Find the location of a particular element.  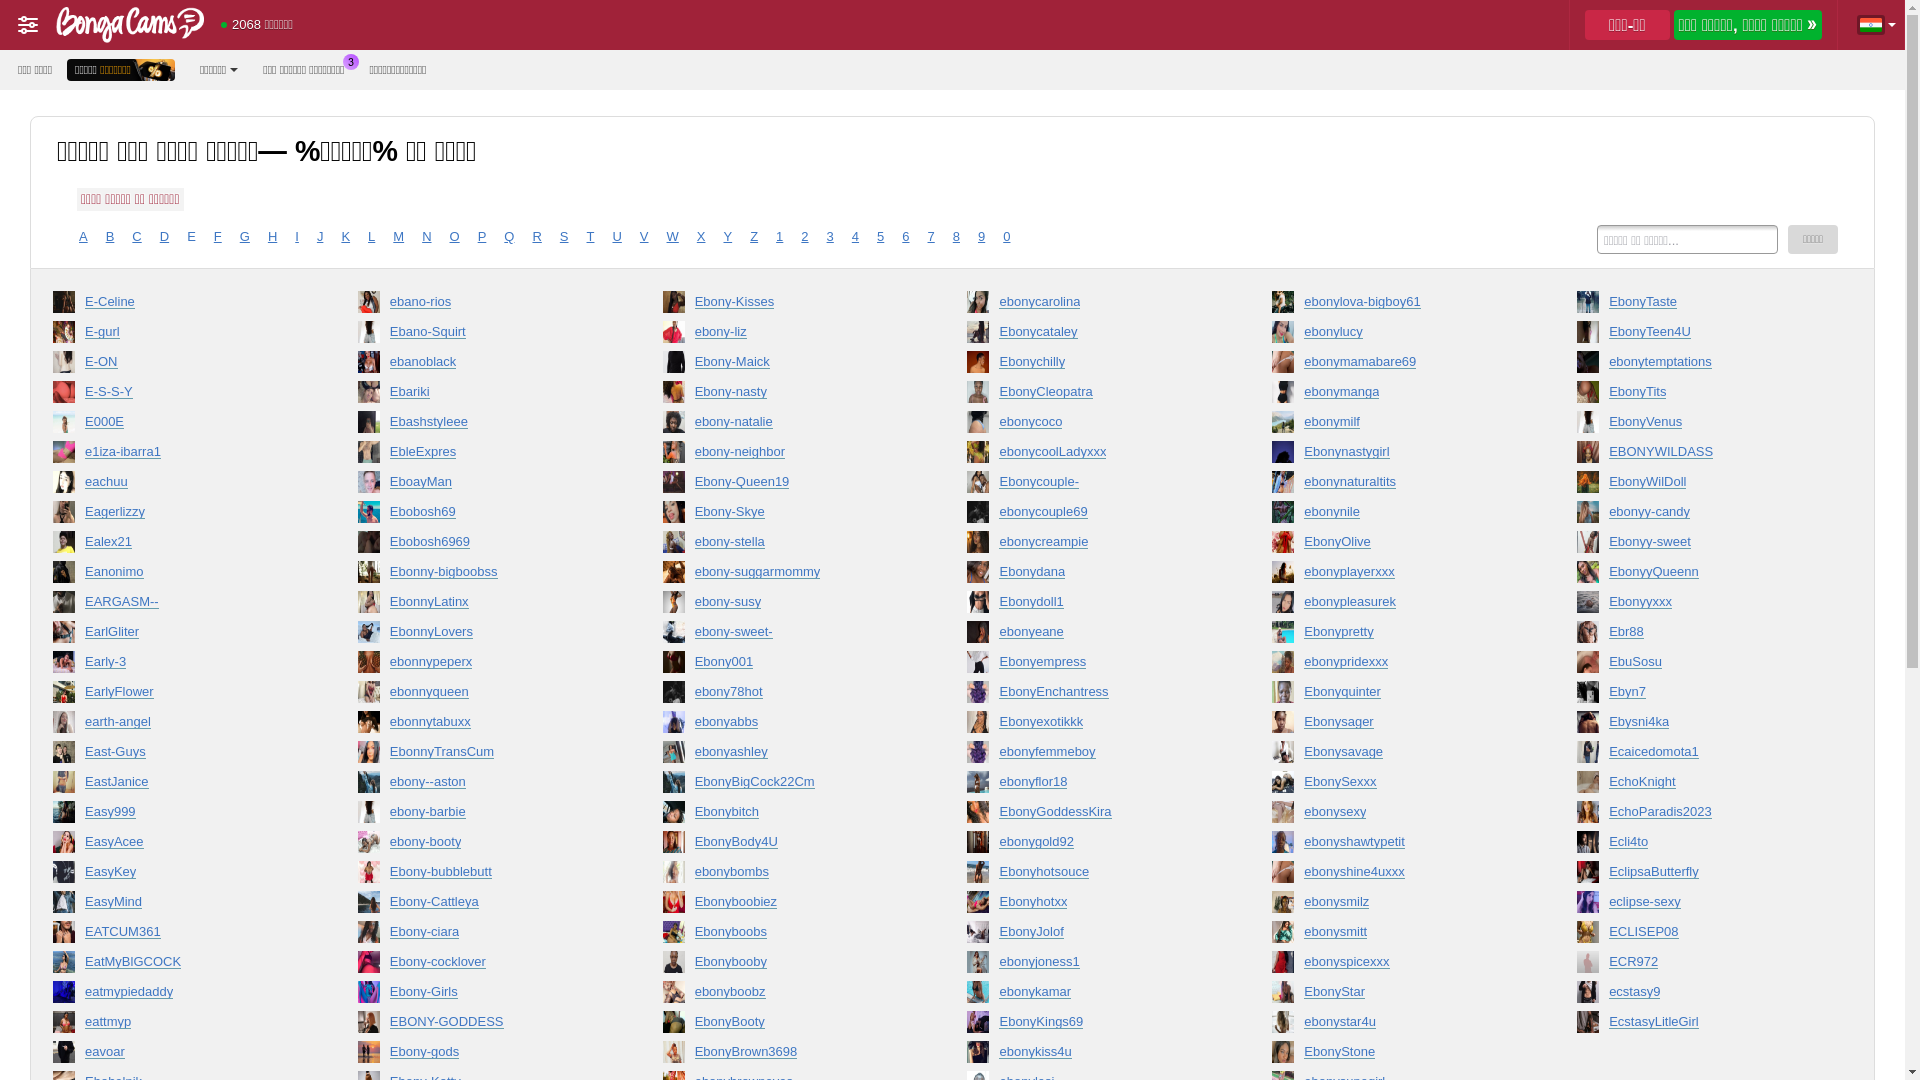

'EchoKnight' is located at coordinates (1699, 785).